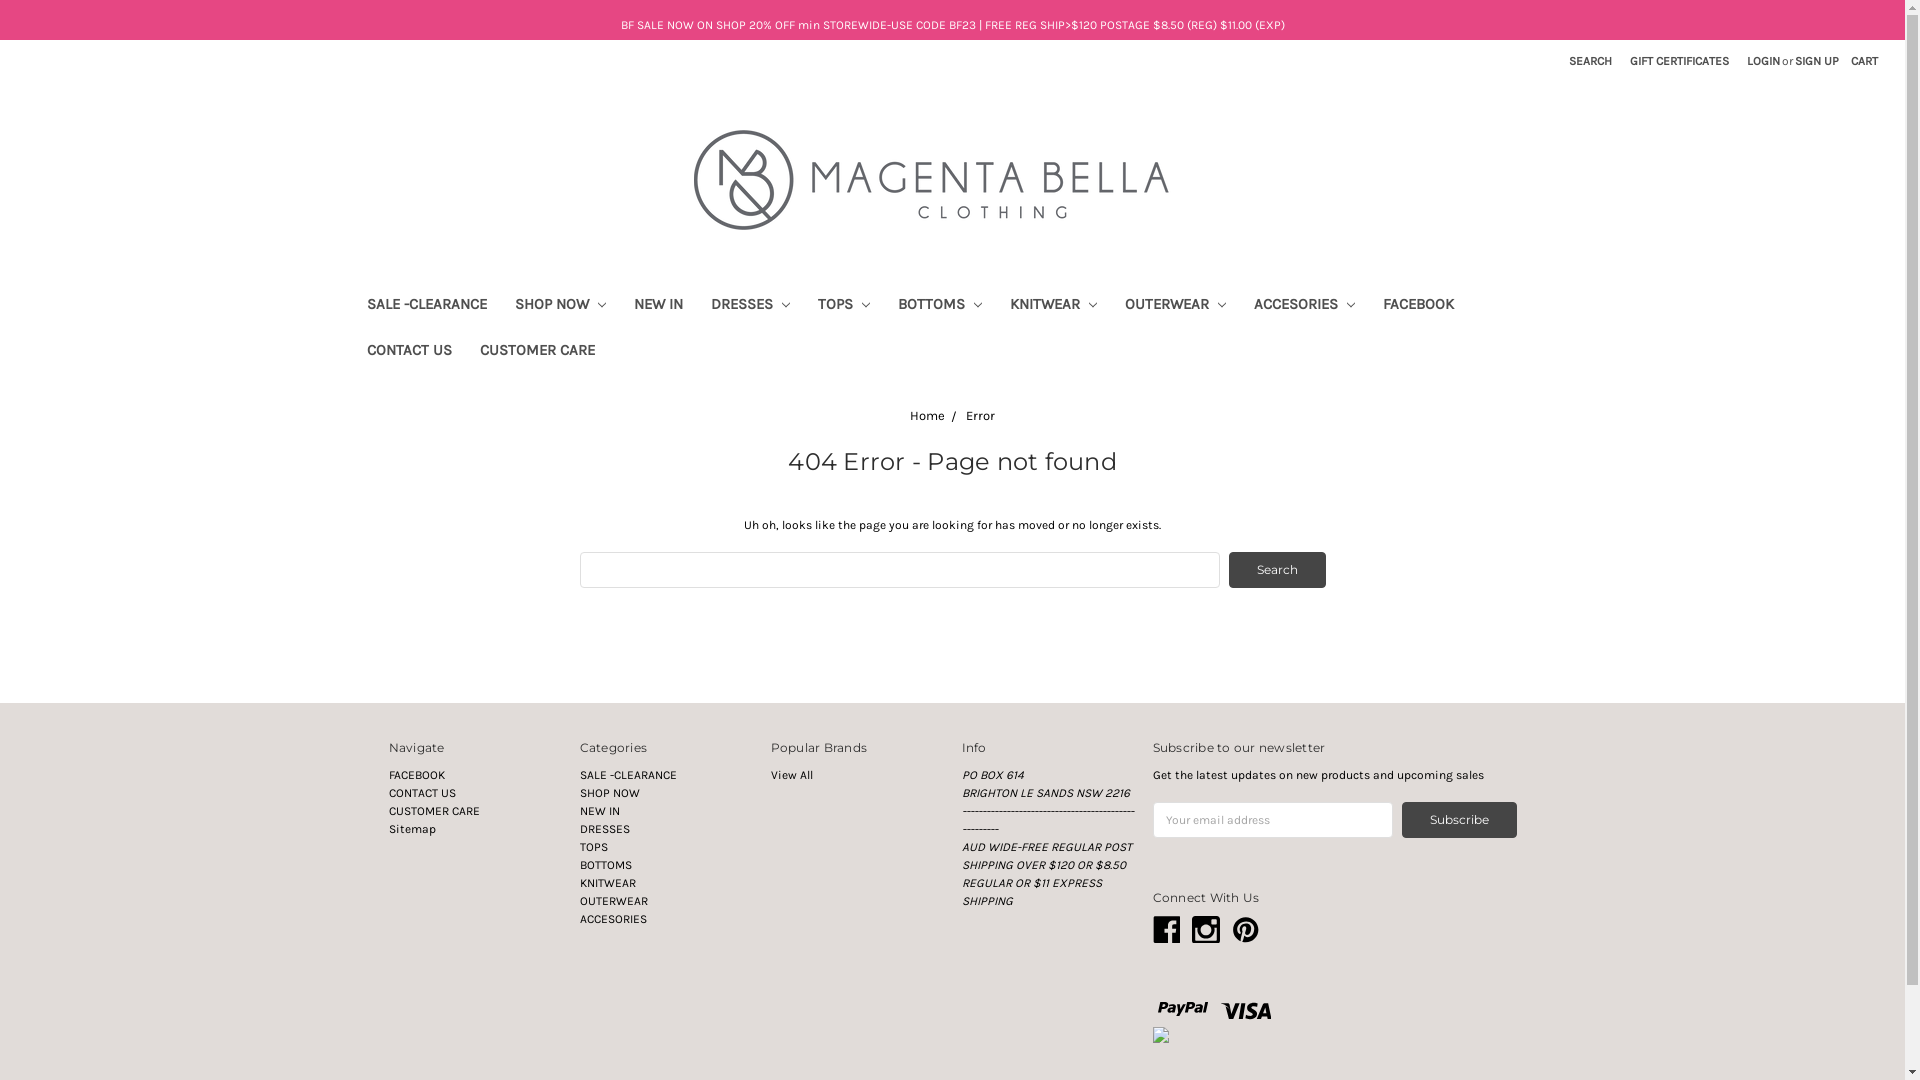 Image resolution: width=1920 pixels, height=1080 pixels. I want to click on 'SALE -CLEARANCE', so click(627, 774).